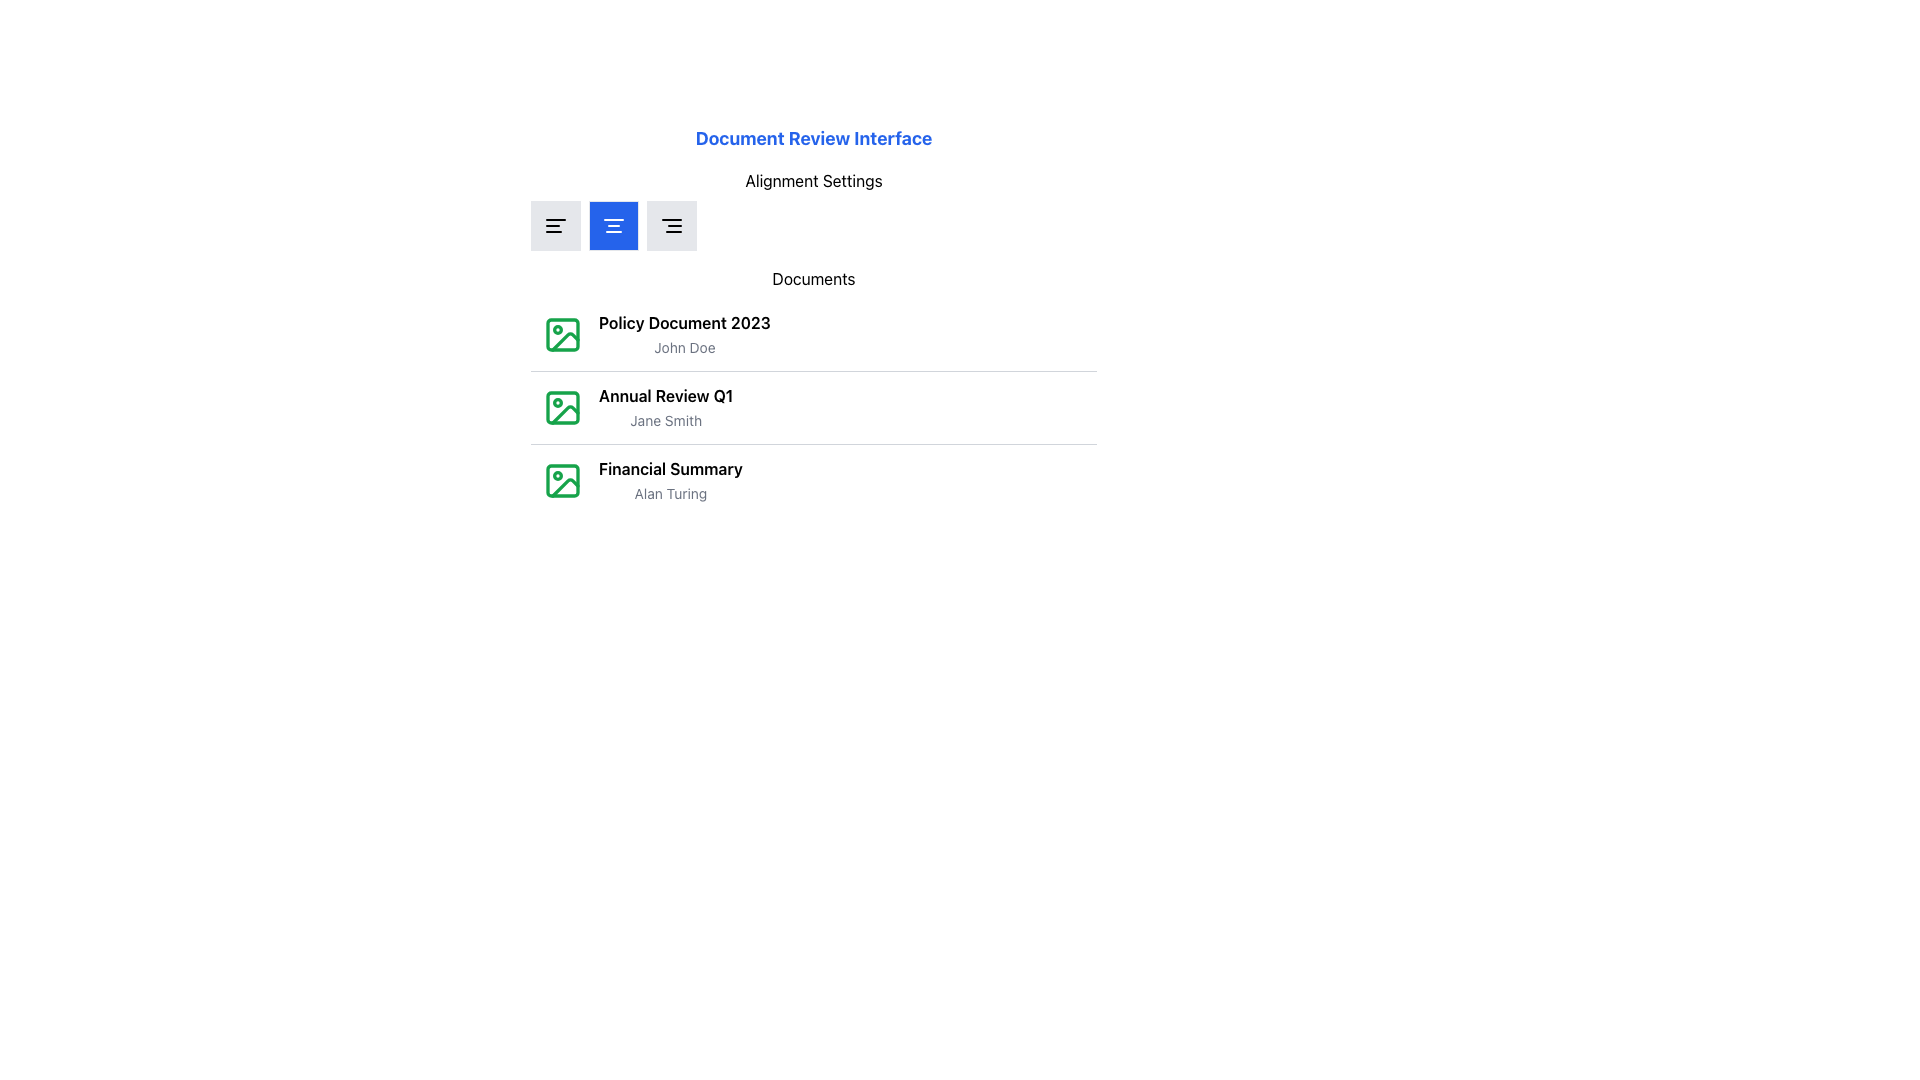  Describe the element at coordinates (561, 481) in the screenshot. I see `the decorative graphic element within the vector-based icon located to the left of the 'Financial Summary' document title` at that location.